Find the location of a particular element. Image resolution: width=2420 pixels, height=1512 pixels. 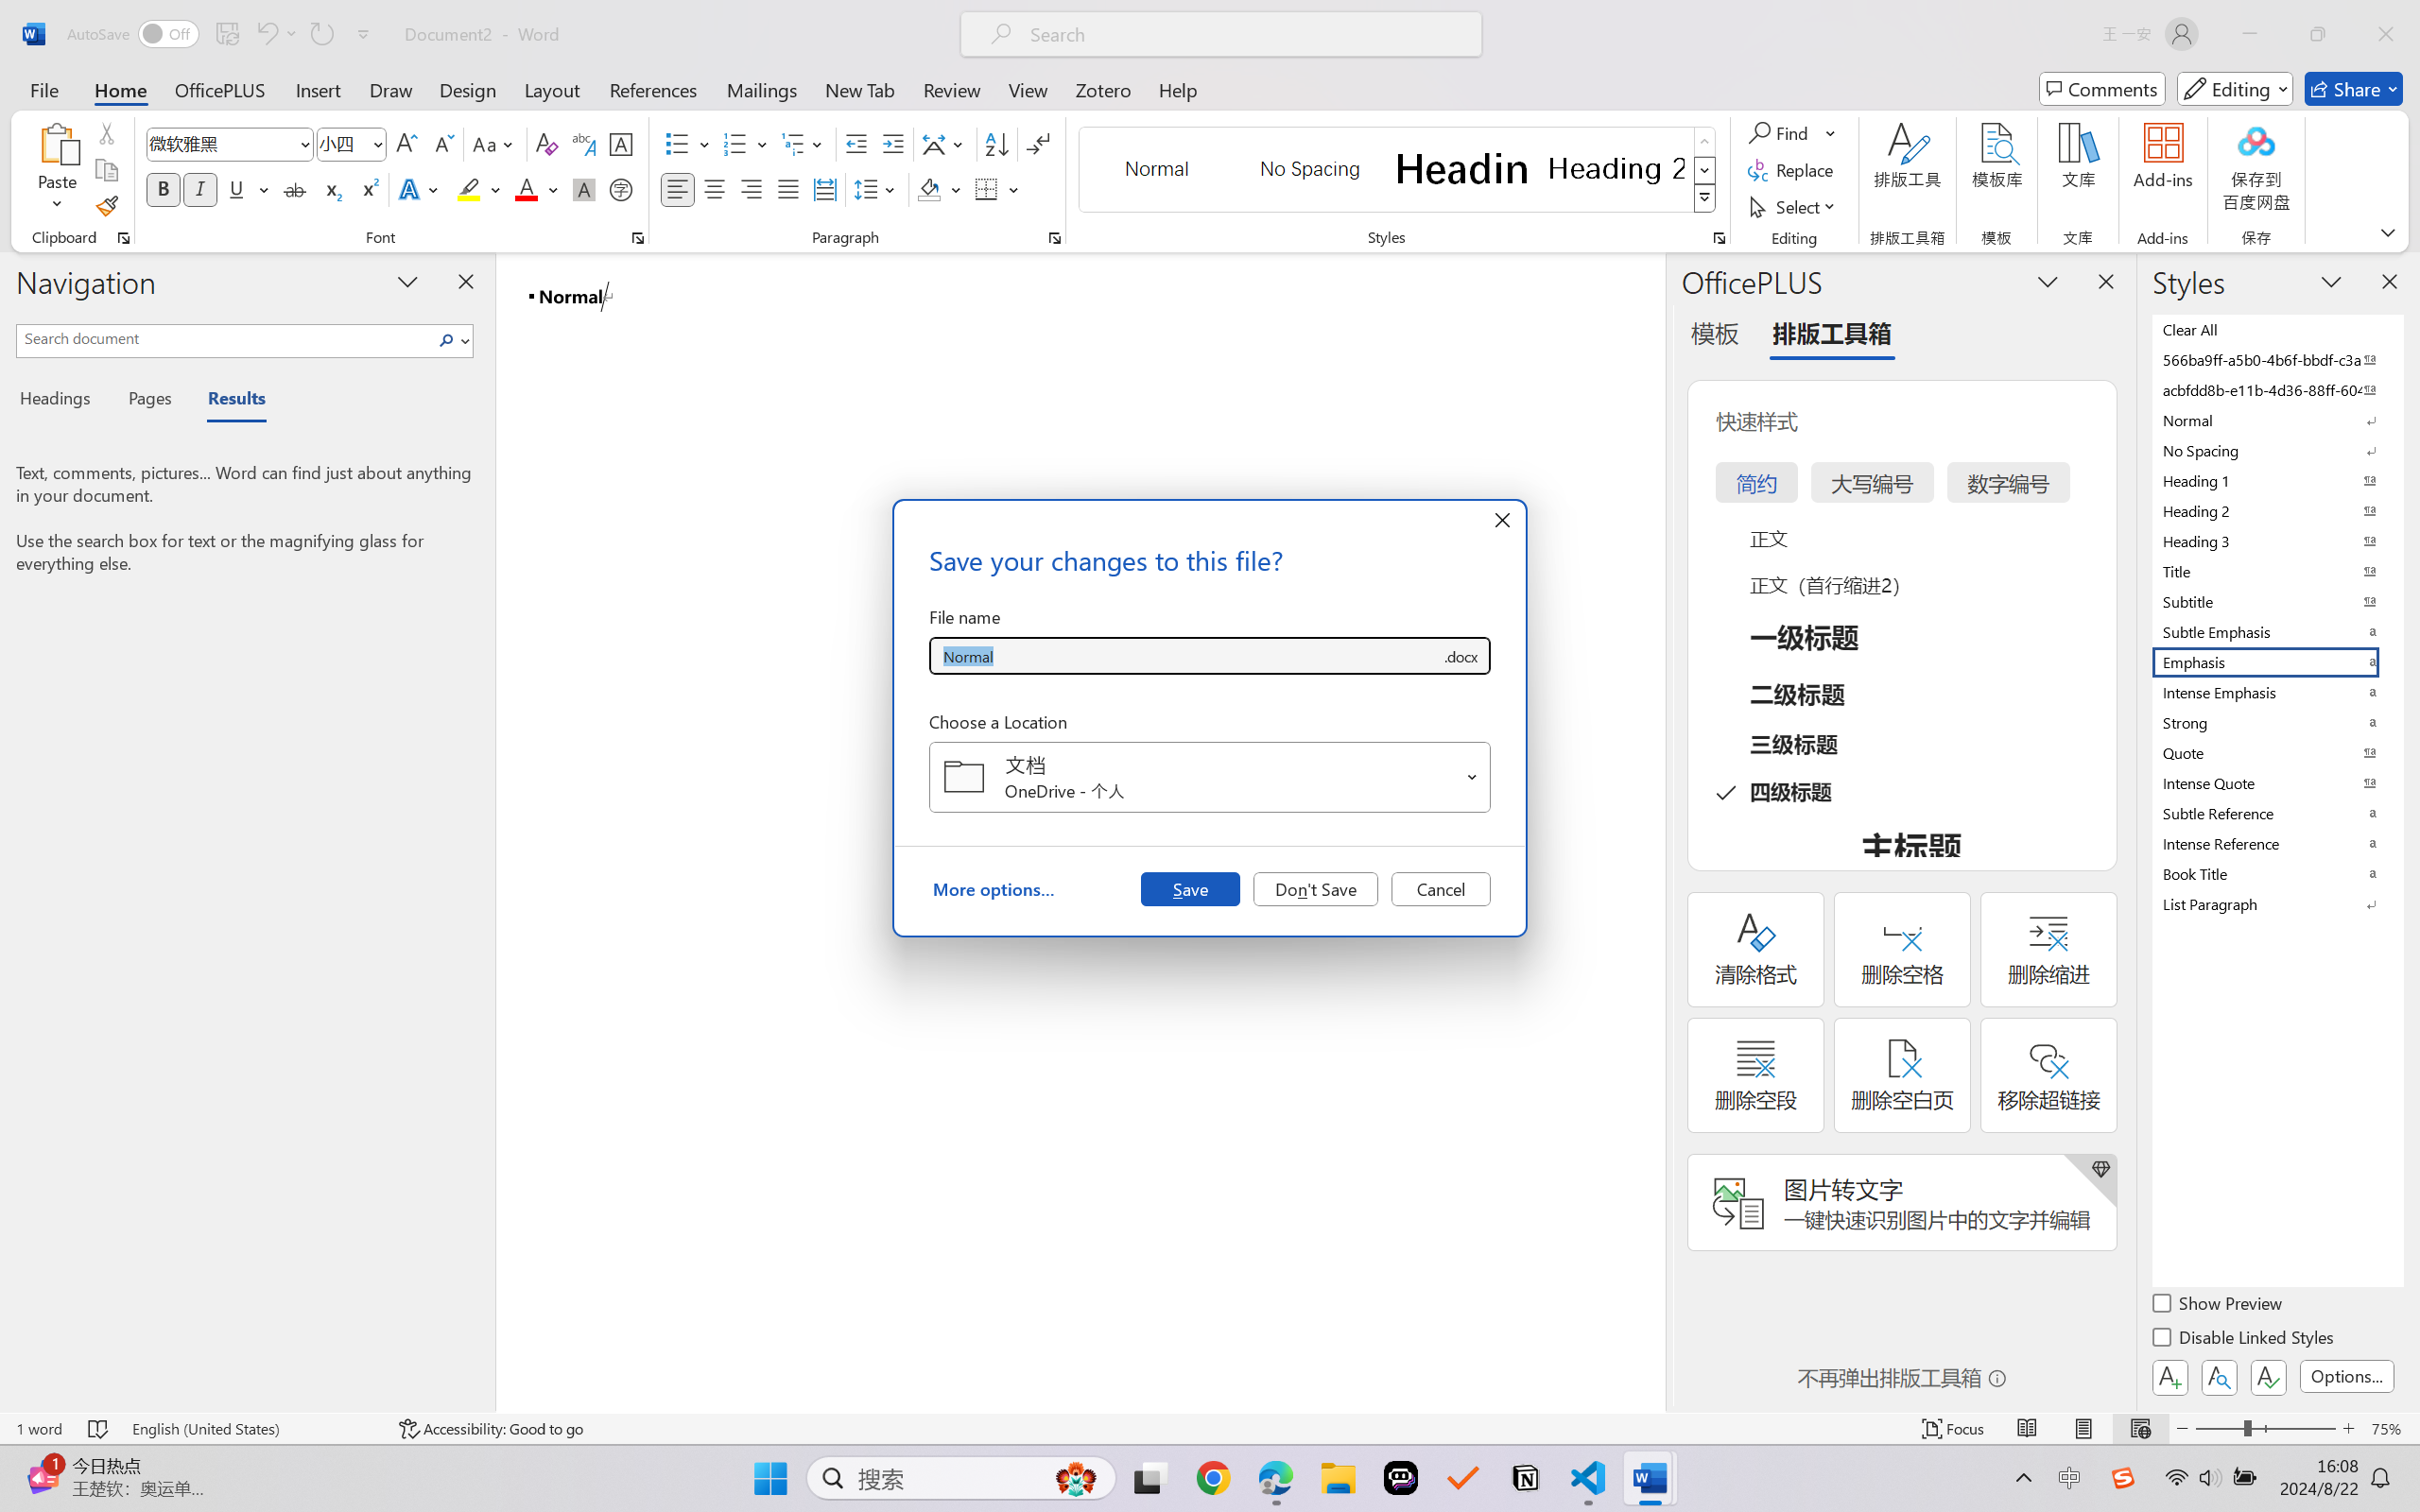

'Read Mode' is located at coordinates (2027, 1428).